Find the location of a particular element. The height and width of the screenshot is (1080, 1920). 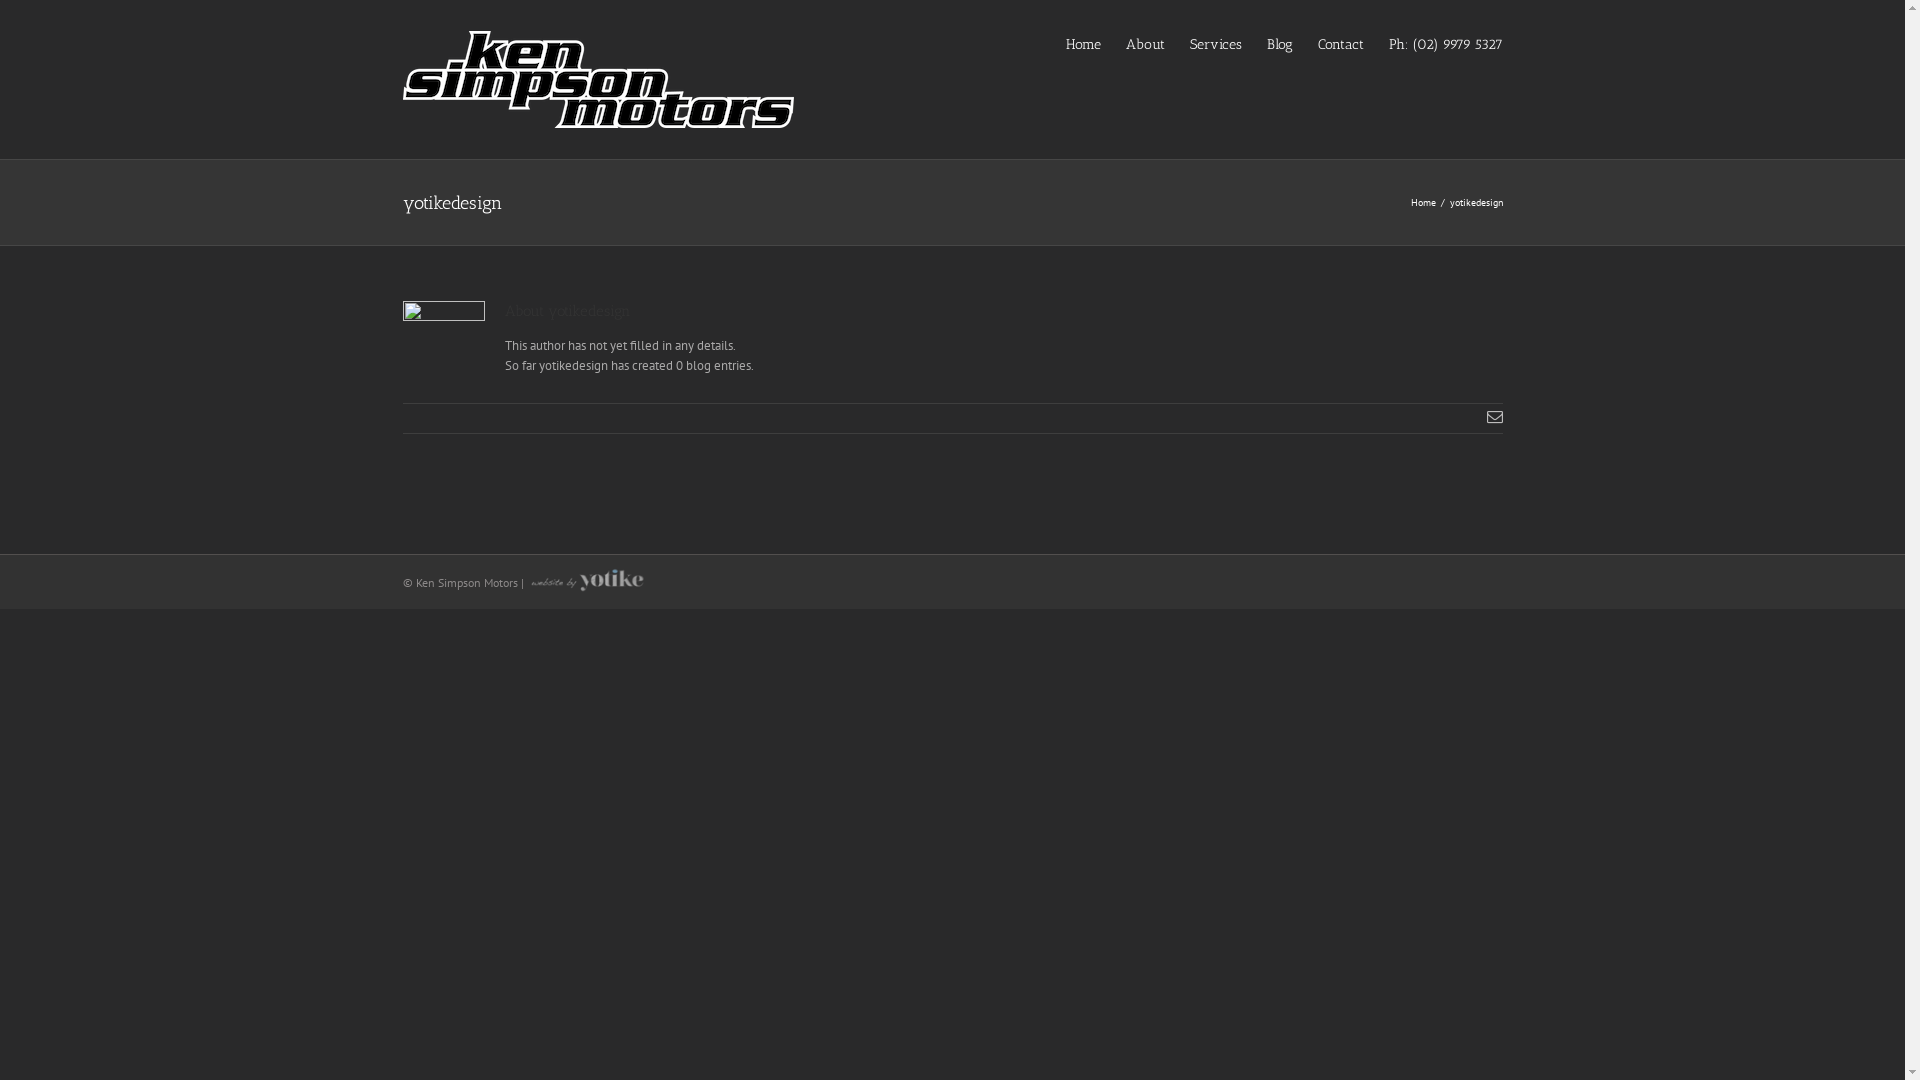

'About' is located at coordinates (1145, 42).